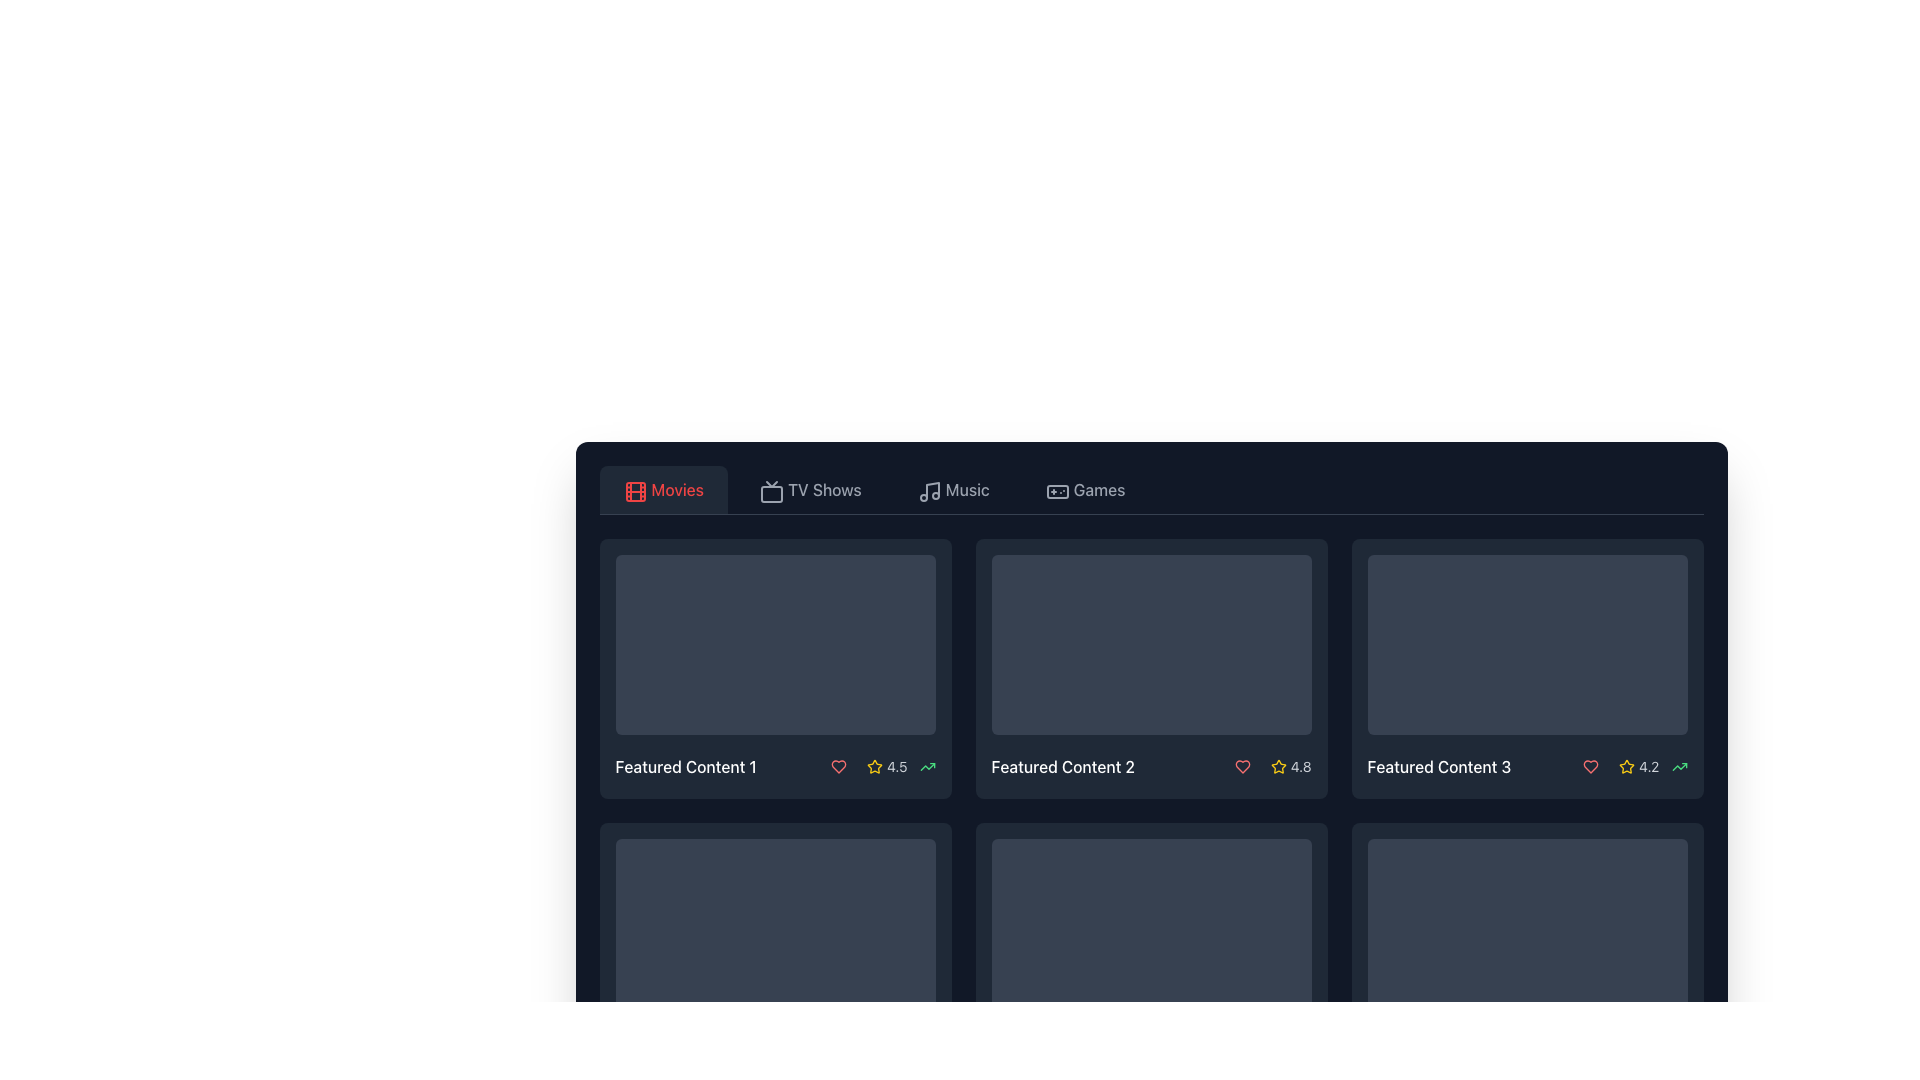 This screenshot has width=1920, height=1080. What do you see at coordinates (1268, 766) in the screenshot?
I see `the star icon next to the numeric rating '4.8' under the second content card in the featured section` at bounding box center [1268, 766].